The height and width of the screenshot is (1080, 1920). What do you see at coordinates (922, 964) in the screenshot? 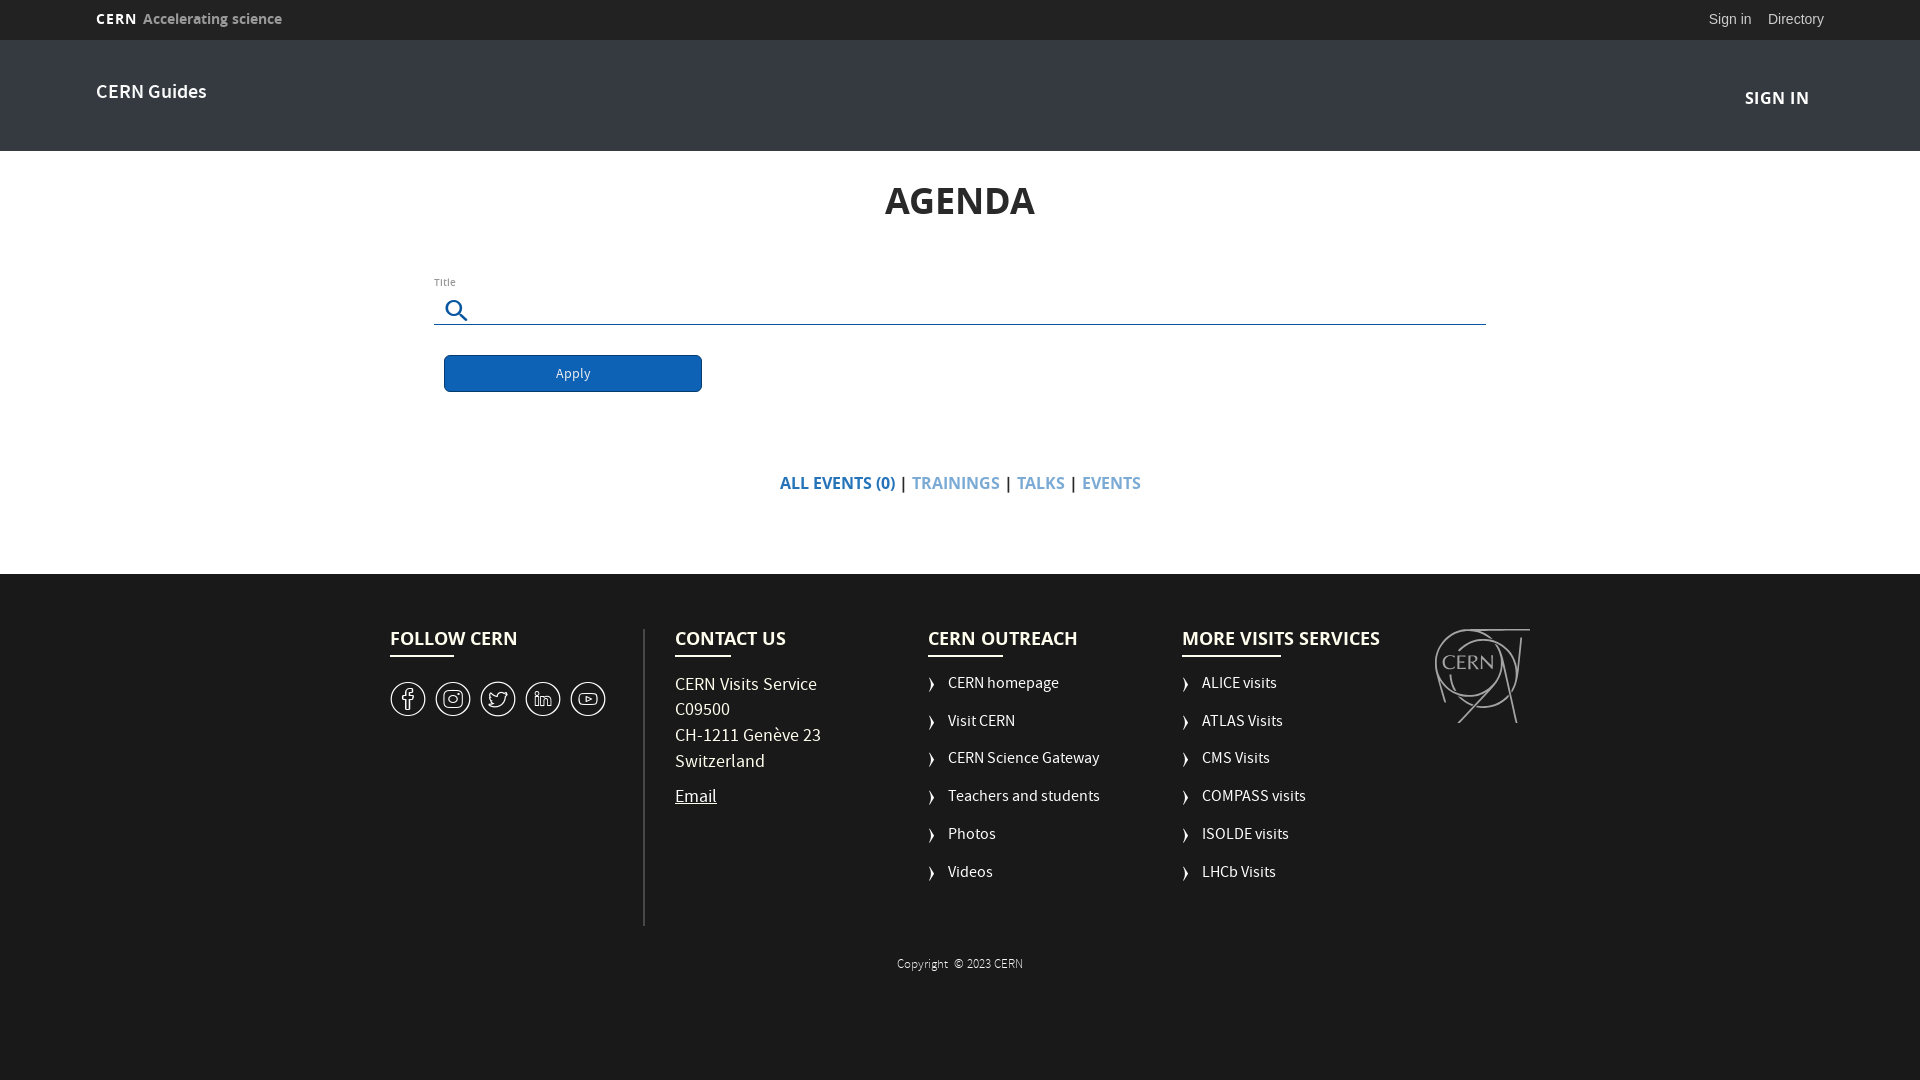
I see `'Copyright'` at bounding box center [922, 964].